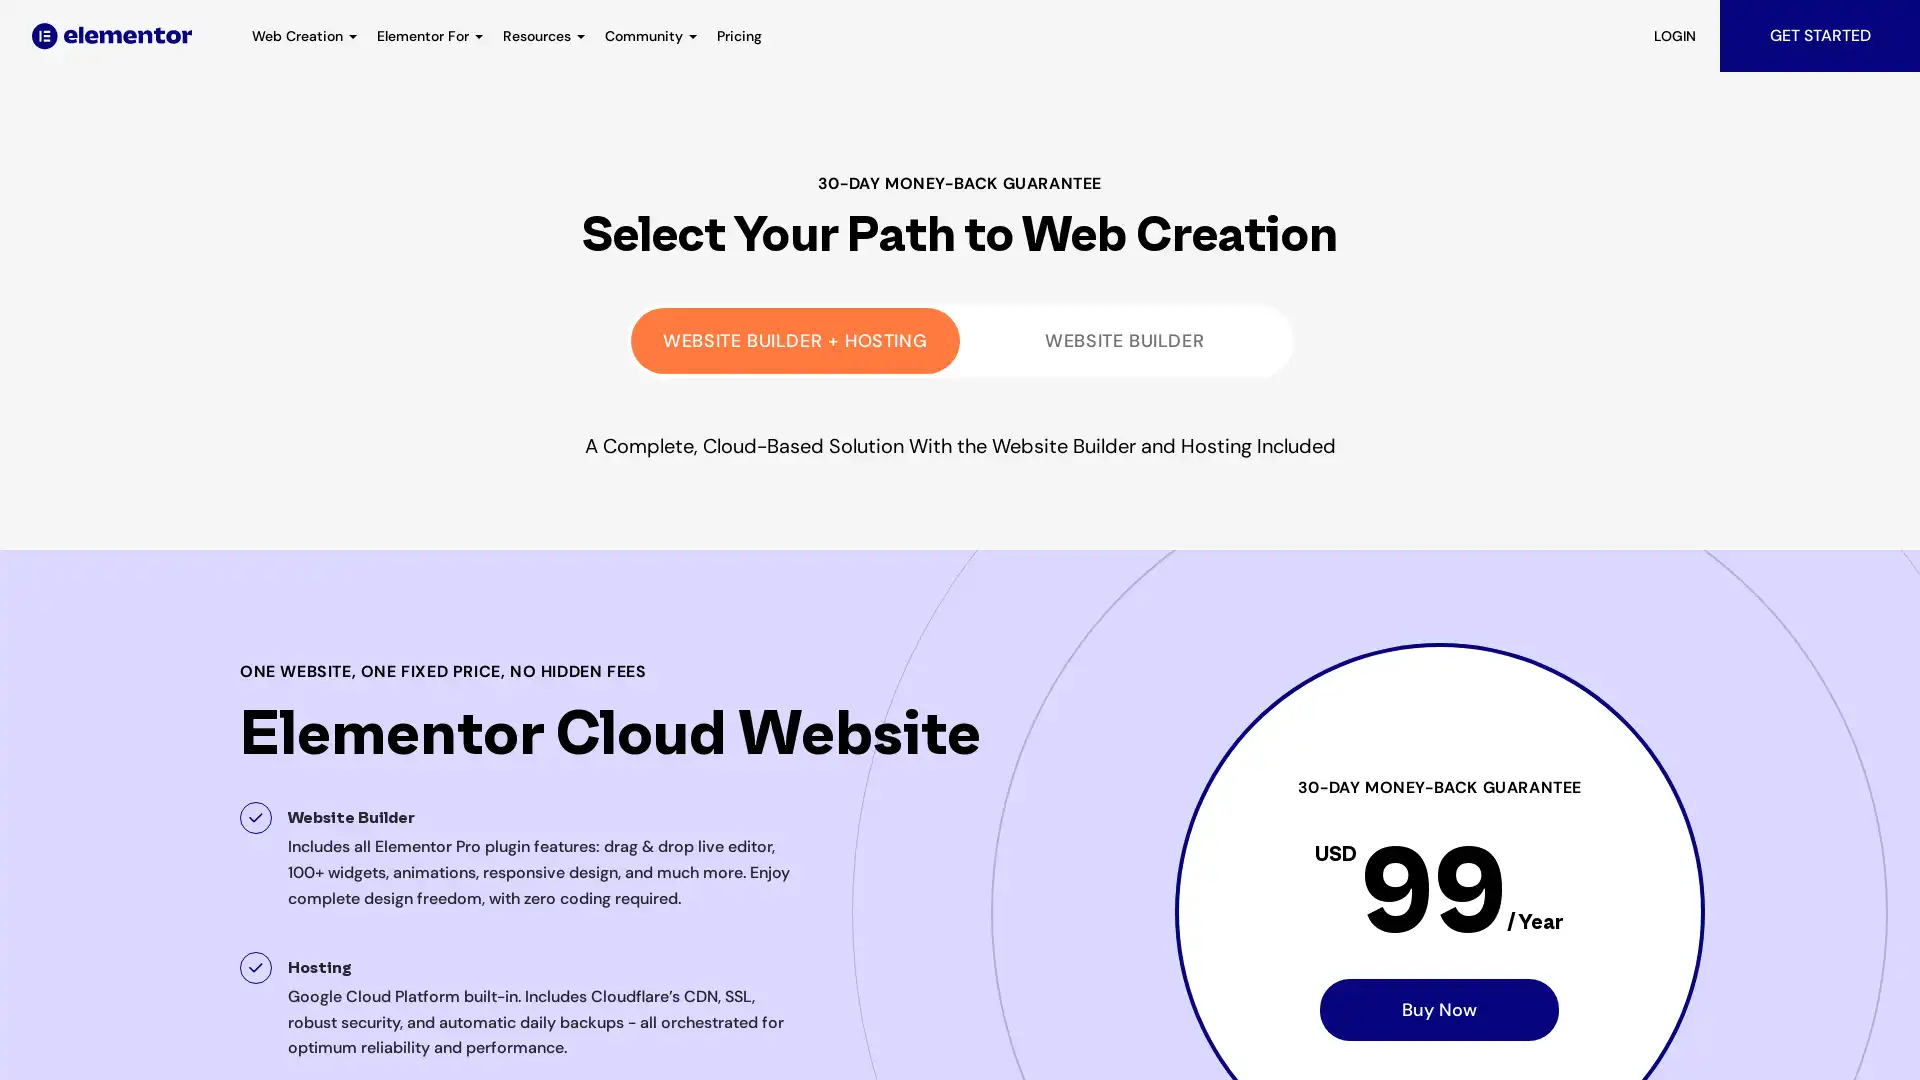  I want to click on WEBSITE BUILDER + HOSTING, so click(794, 338).